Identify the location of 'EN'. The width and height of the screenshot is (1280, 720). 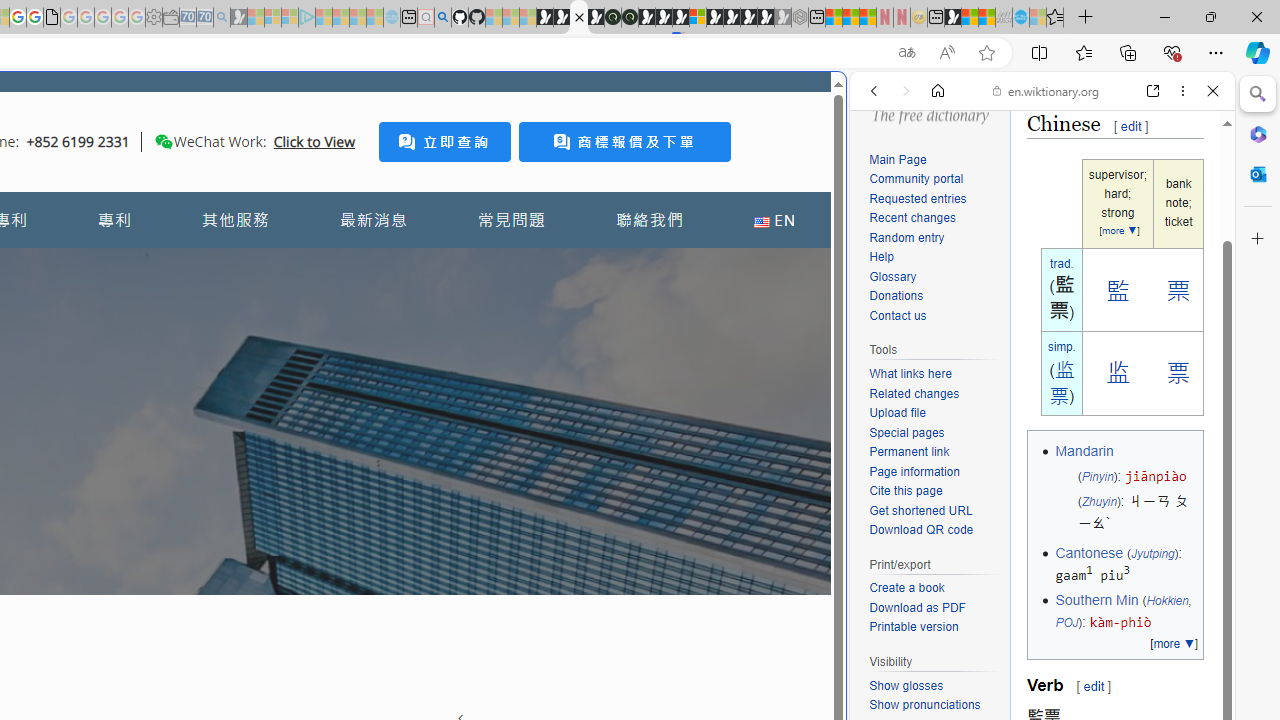
(773, 220).